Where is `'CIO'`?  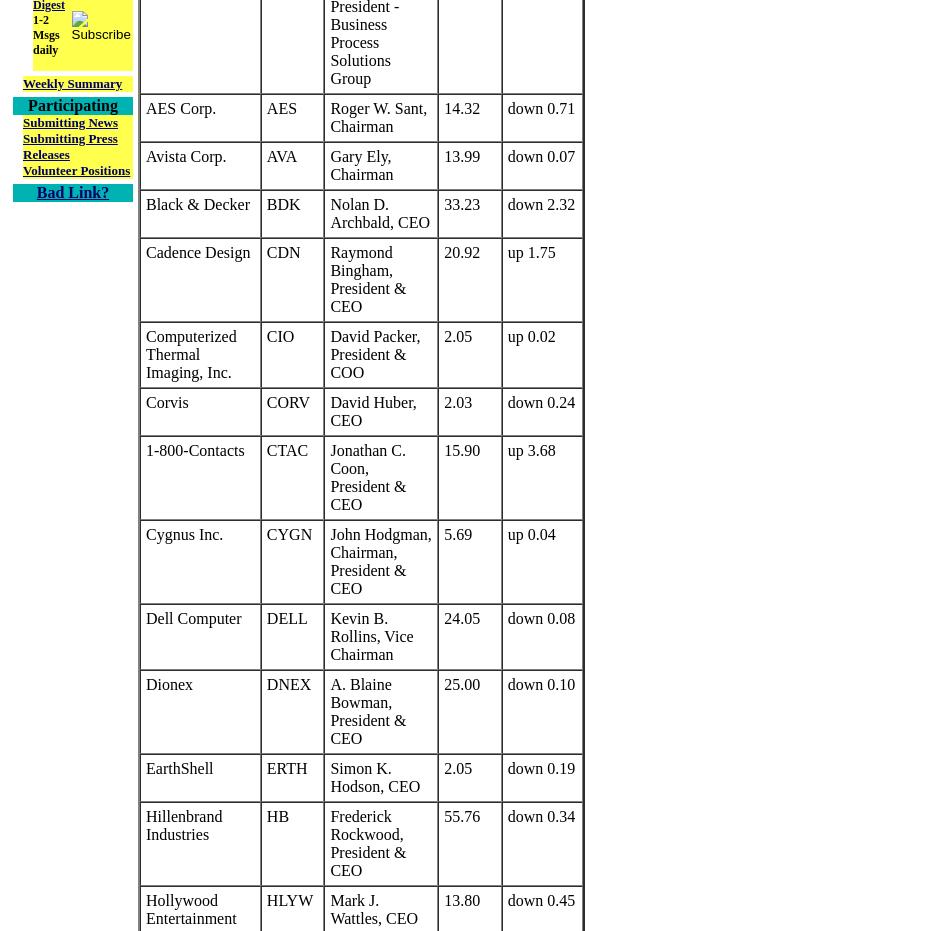 'CIO' is located at coordinates (280, 336).